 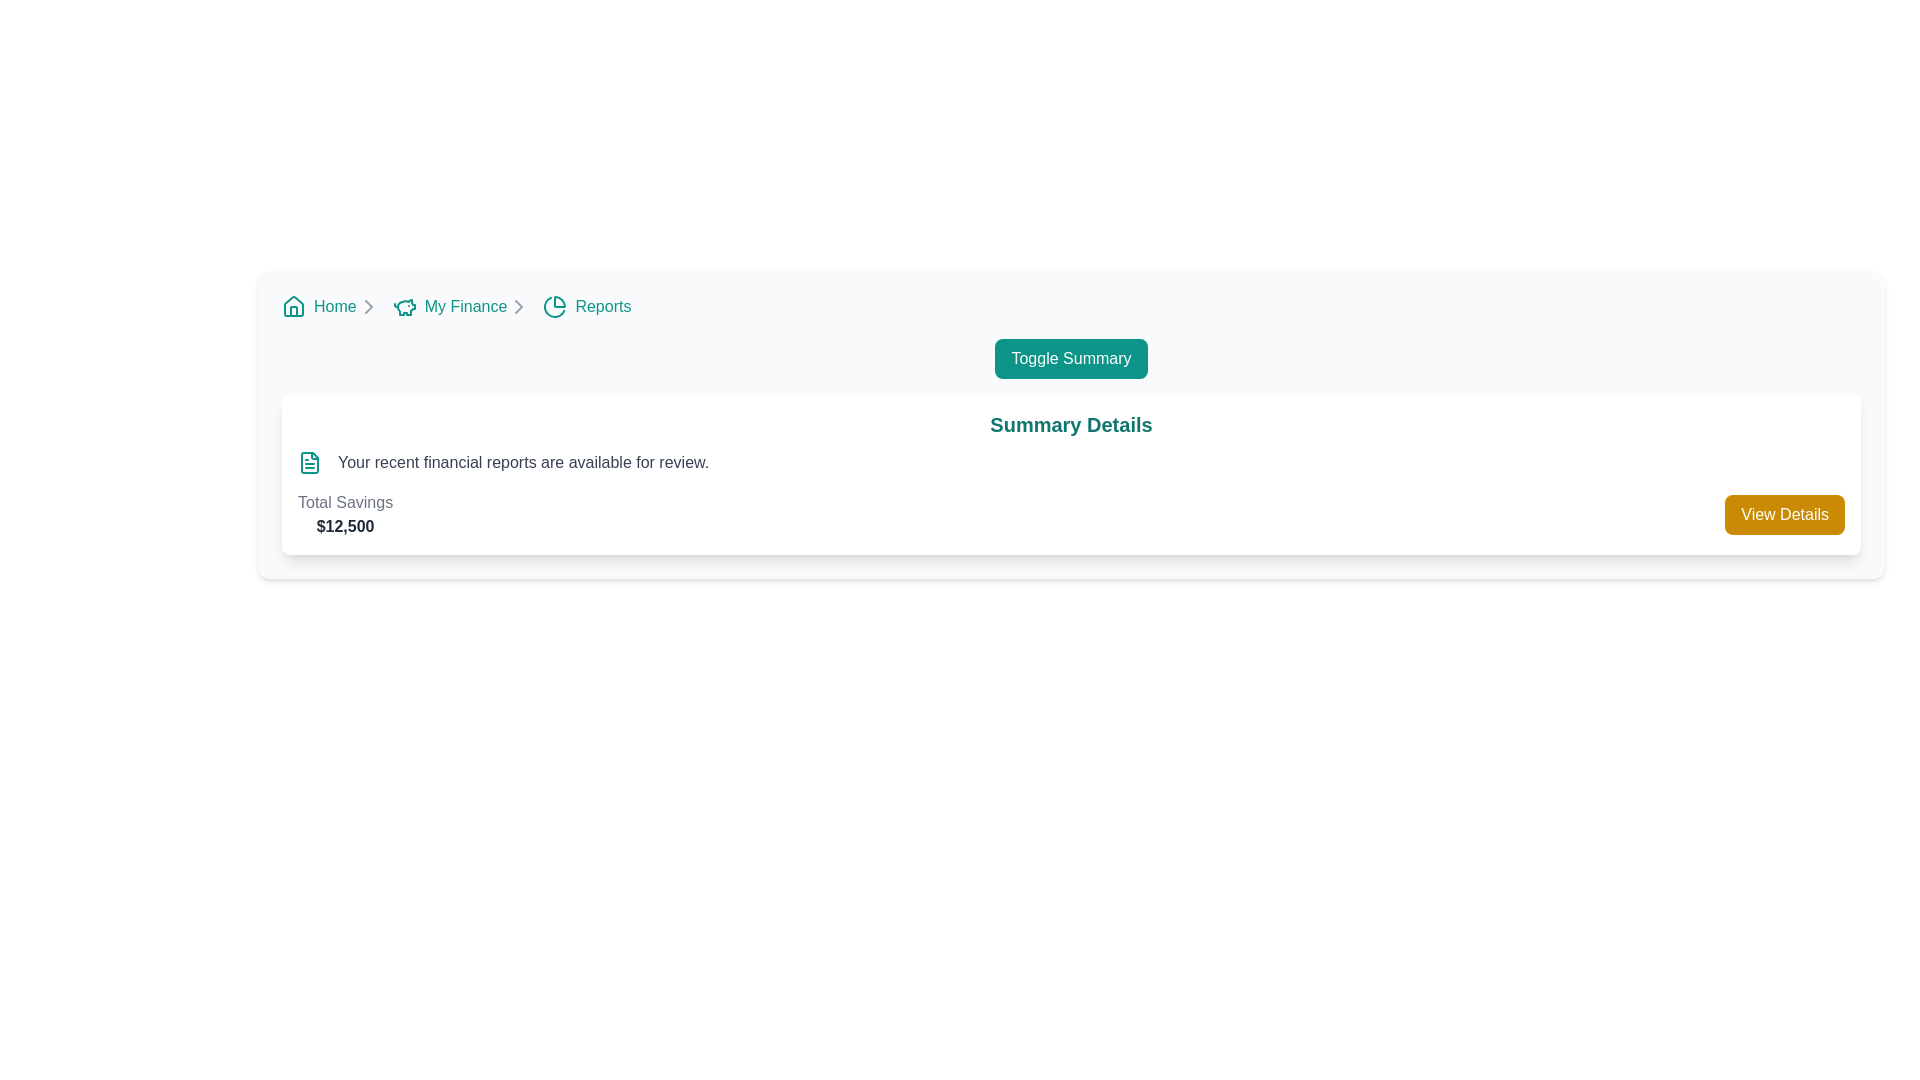 I want to click on the decorative icon representing the 'My Finance' section located in the breadcrumb navigation bar, positioned to the left of the 'My Finance' text link, so click(x=403, y=307).